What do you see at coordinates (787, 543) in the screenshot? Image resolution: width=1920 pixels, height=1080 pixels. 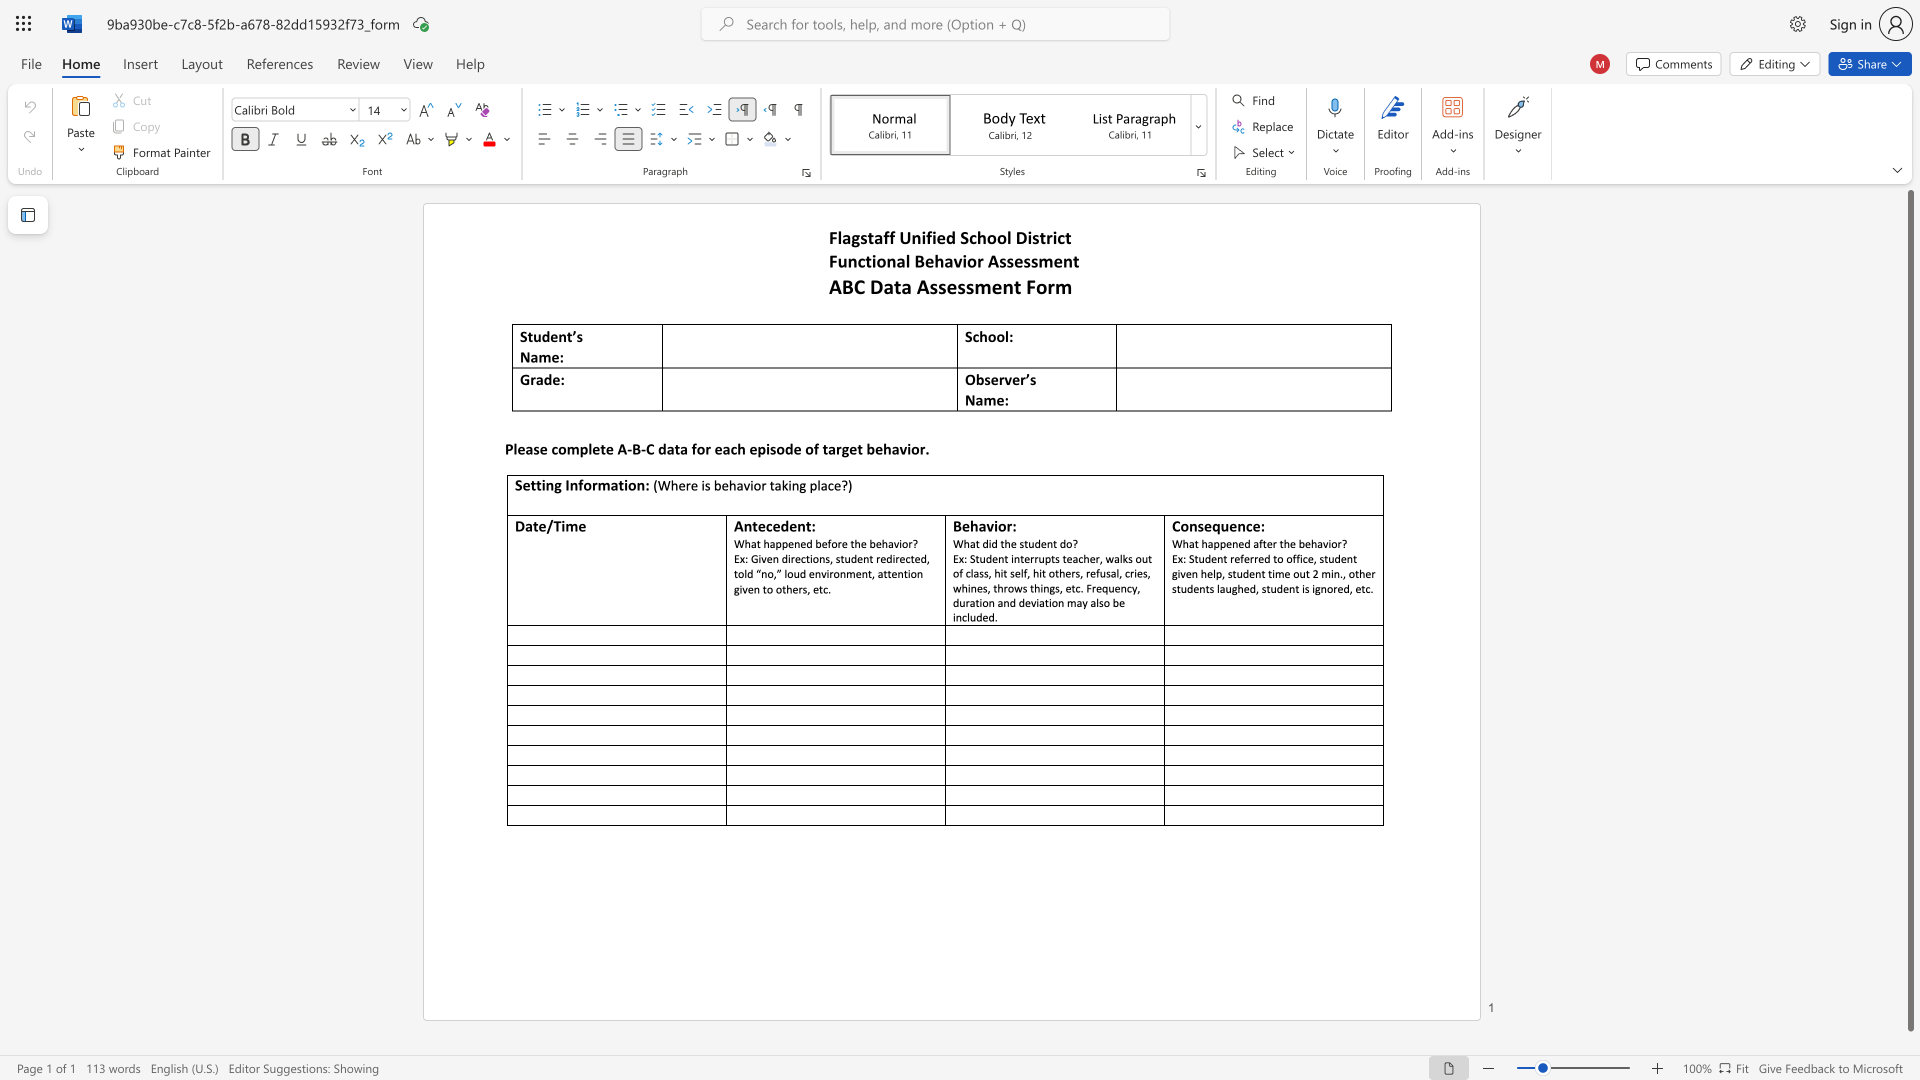 I see `the subset text "ened b" within the text "What happened before the behavior?"` at bounding box center [787, 543].